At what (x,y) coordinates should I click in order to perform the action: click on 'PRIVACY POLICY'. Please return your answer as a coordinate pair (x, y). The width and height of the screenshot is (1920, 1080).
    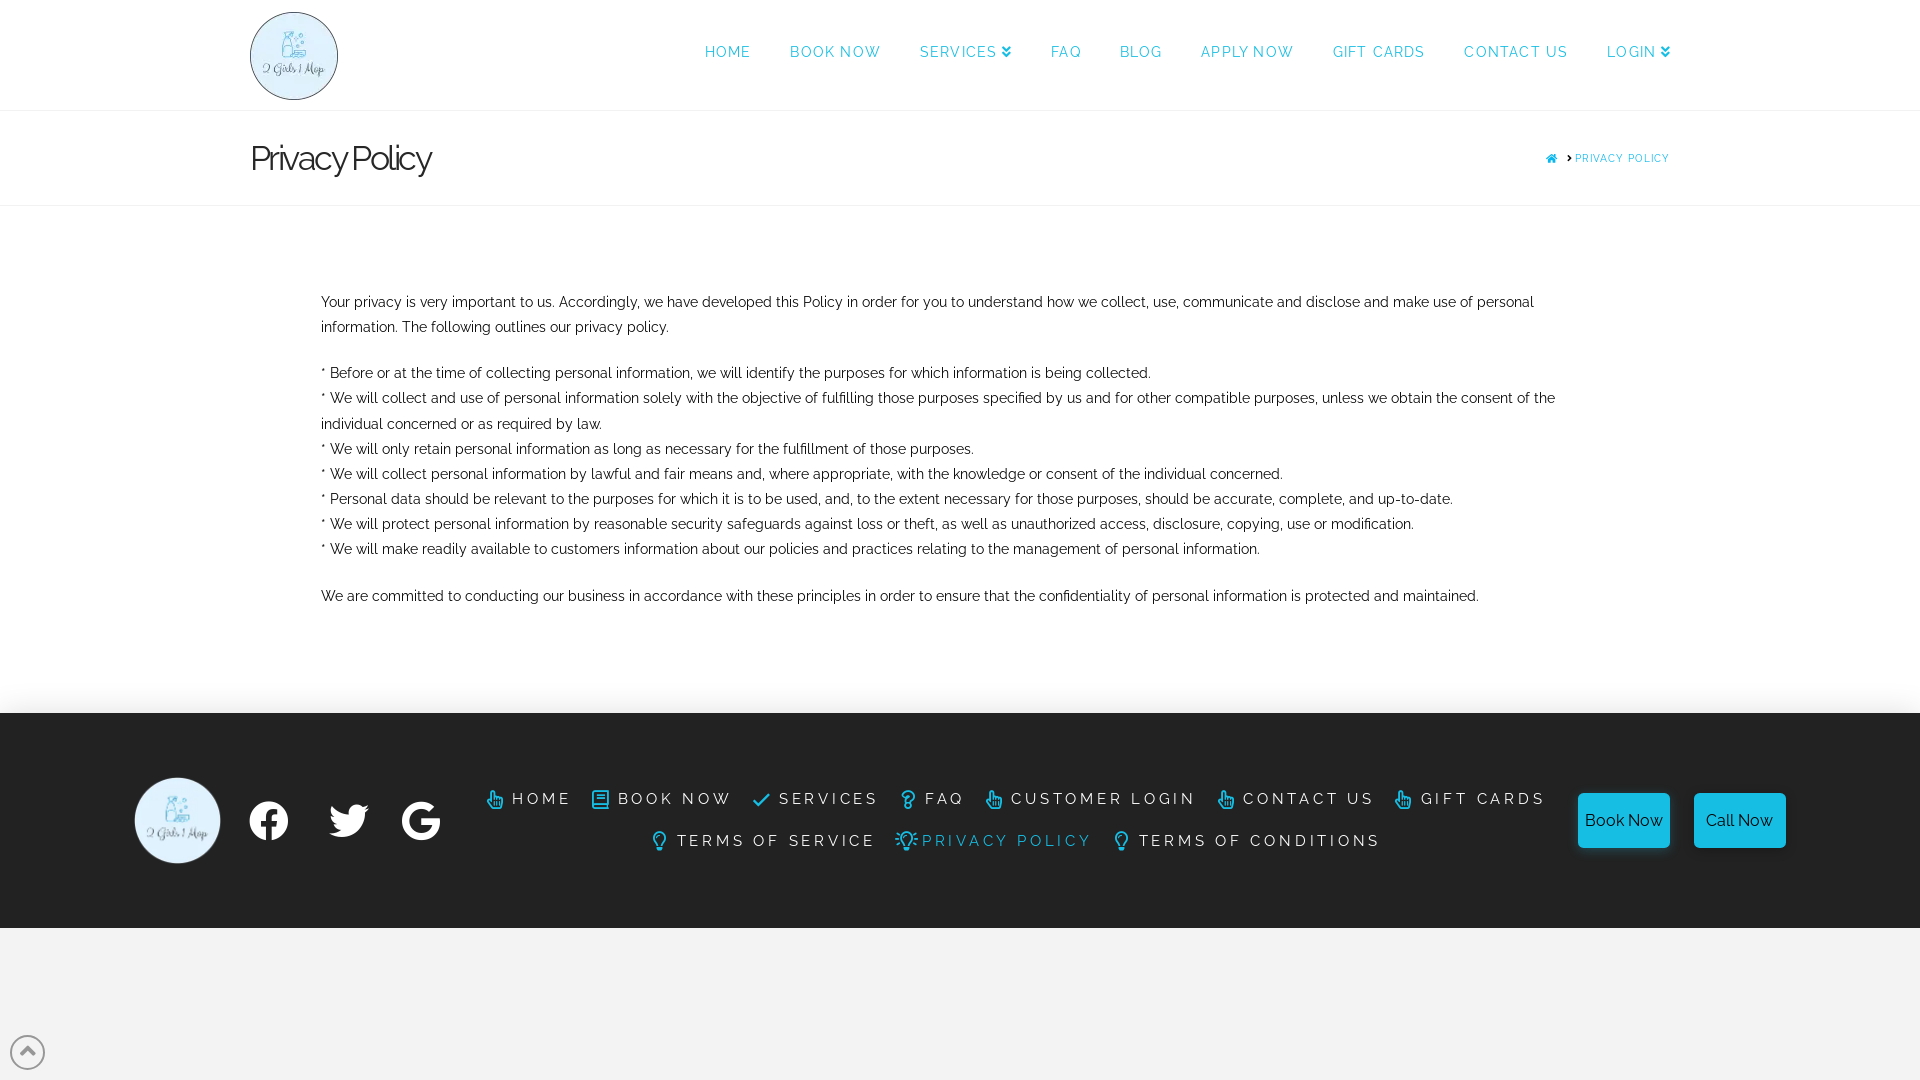
    Looking at the image, I should click on (992, 841).